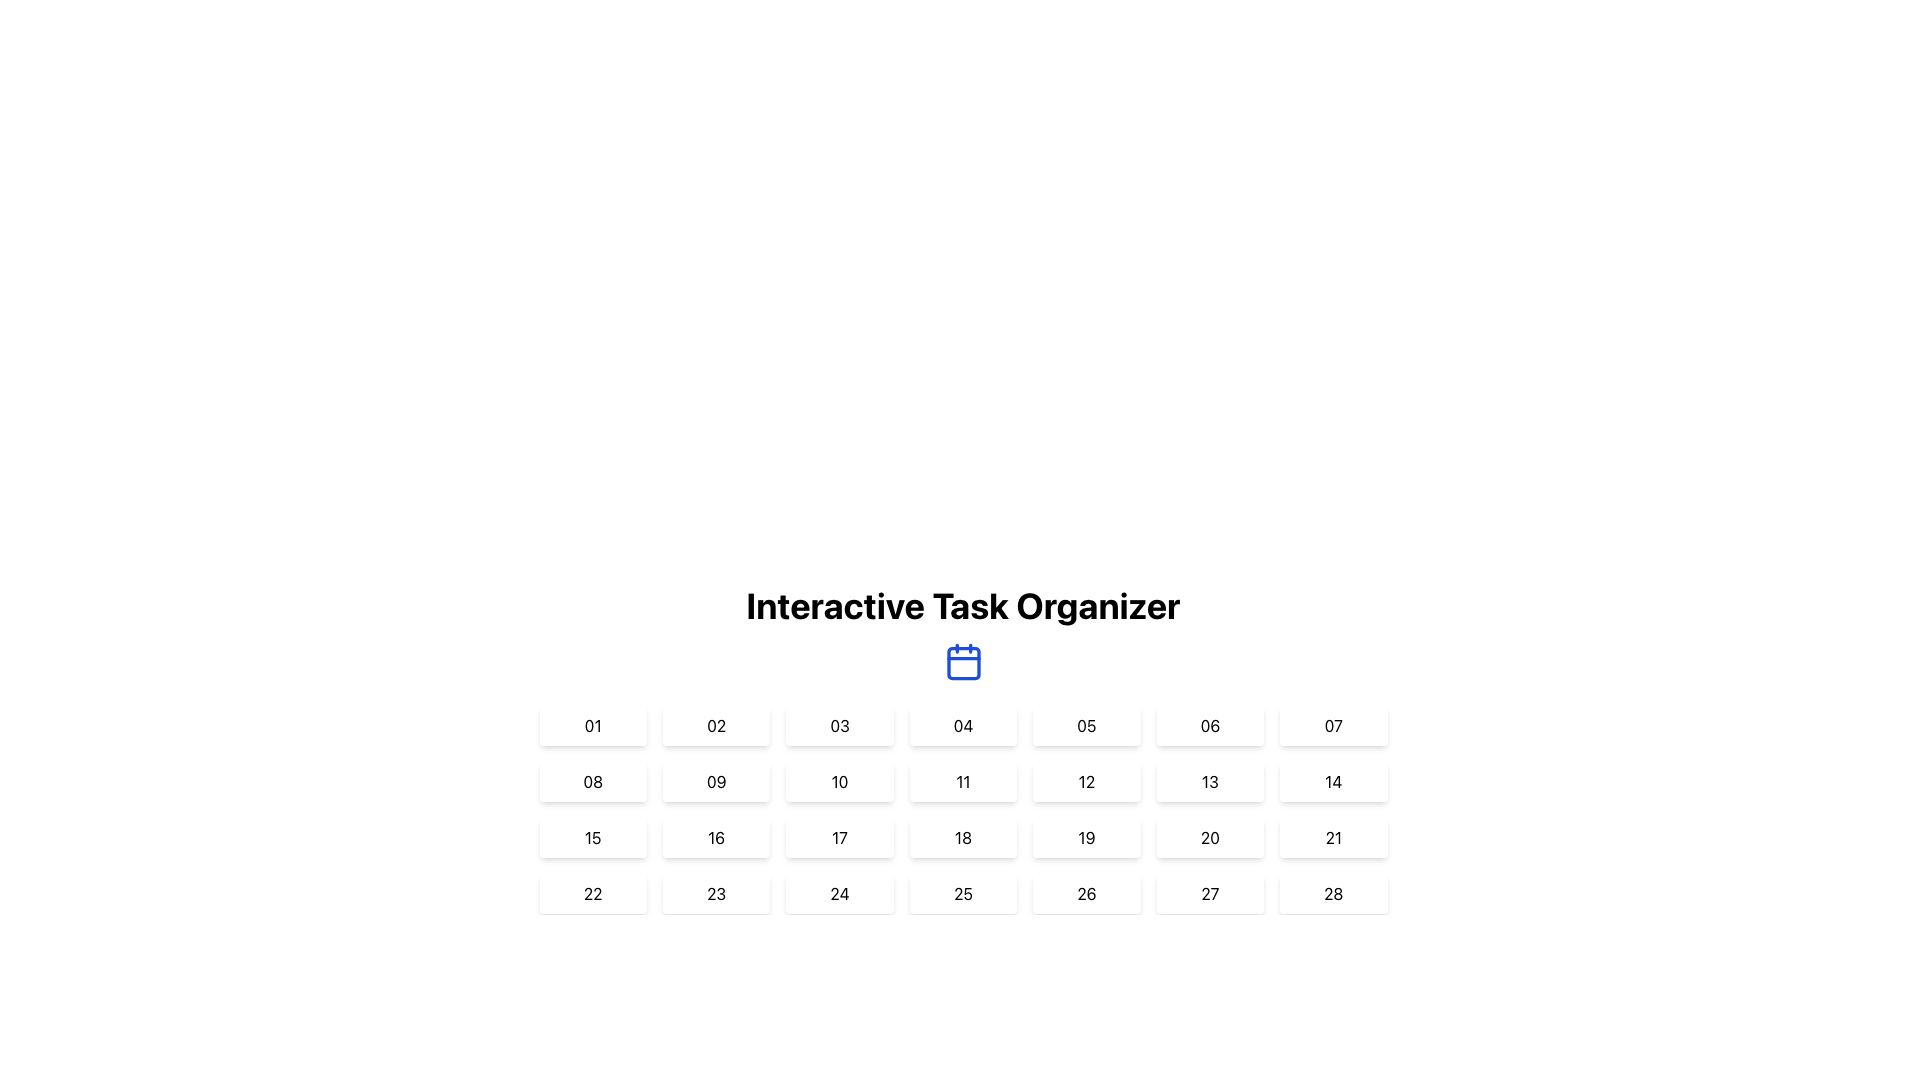  Describe the element at coordinates (716, 781) in the screenshot. I see `the button labeled '09', which is a rectangular button with rounded corners and a light gray background` at that location.